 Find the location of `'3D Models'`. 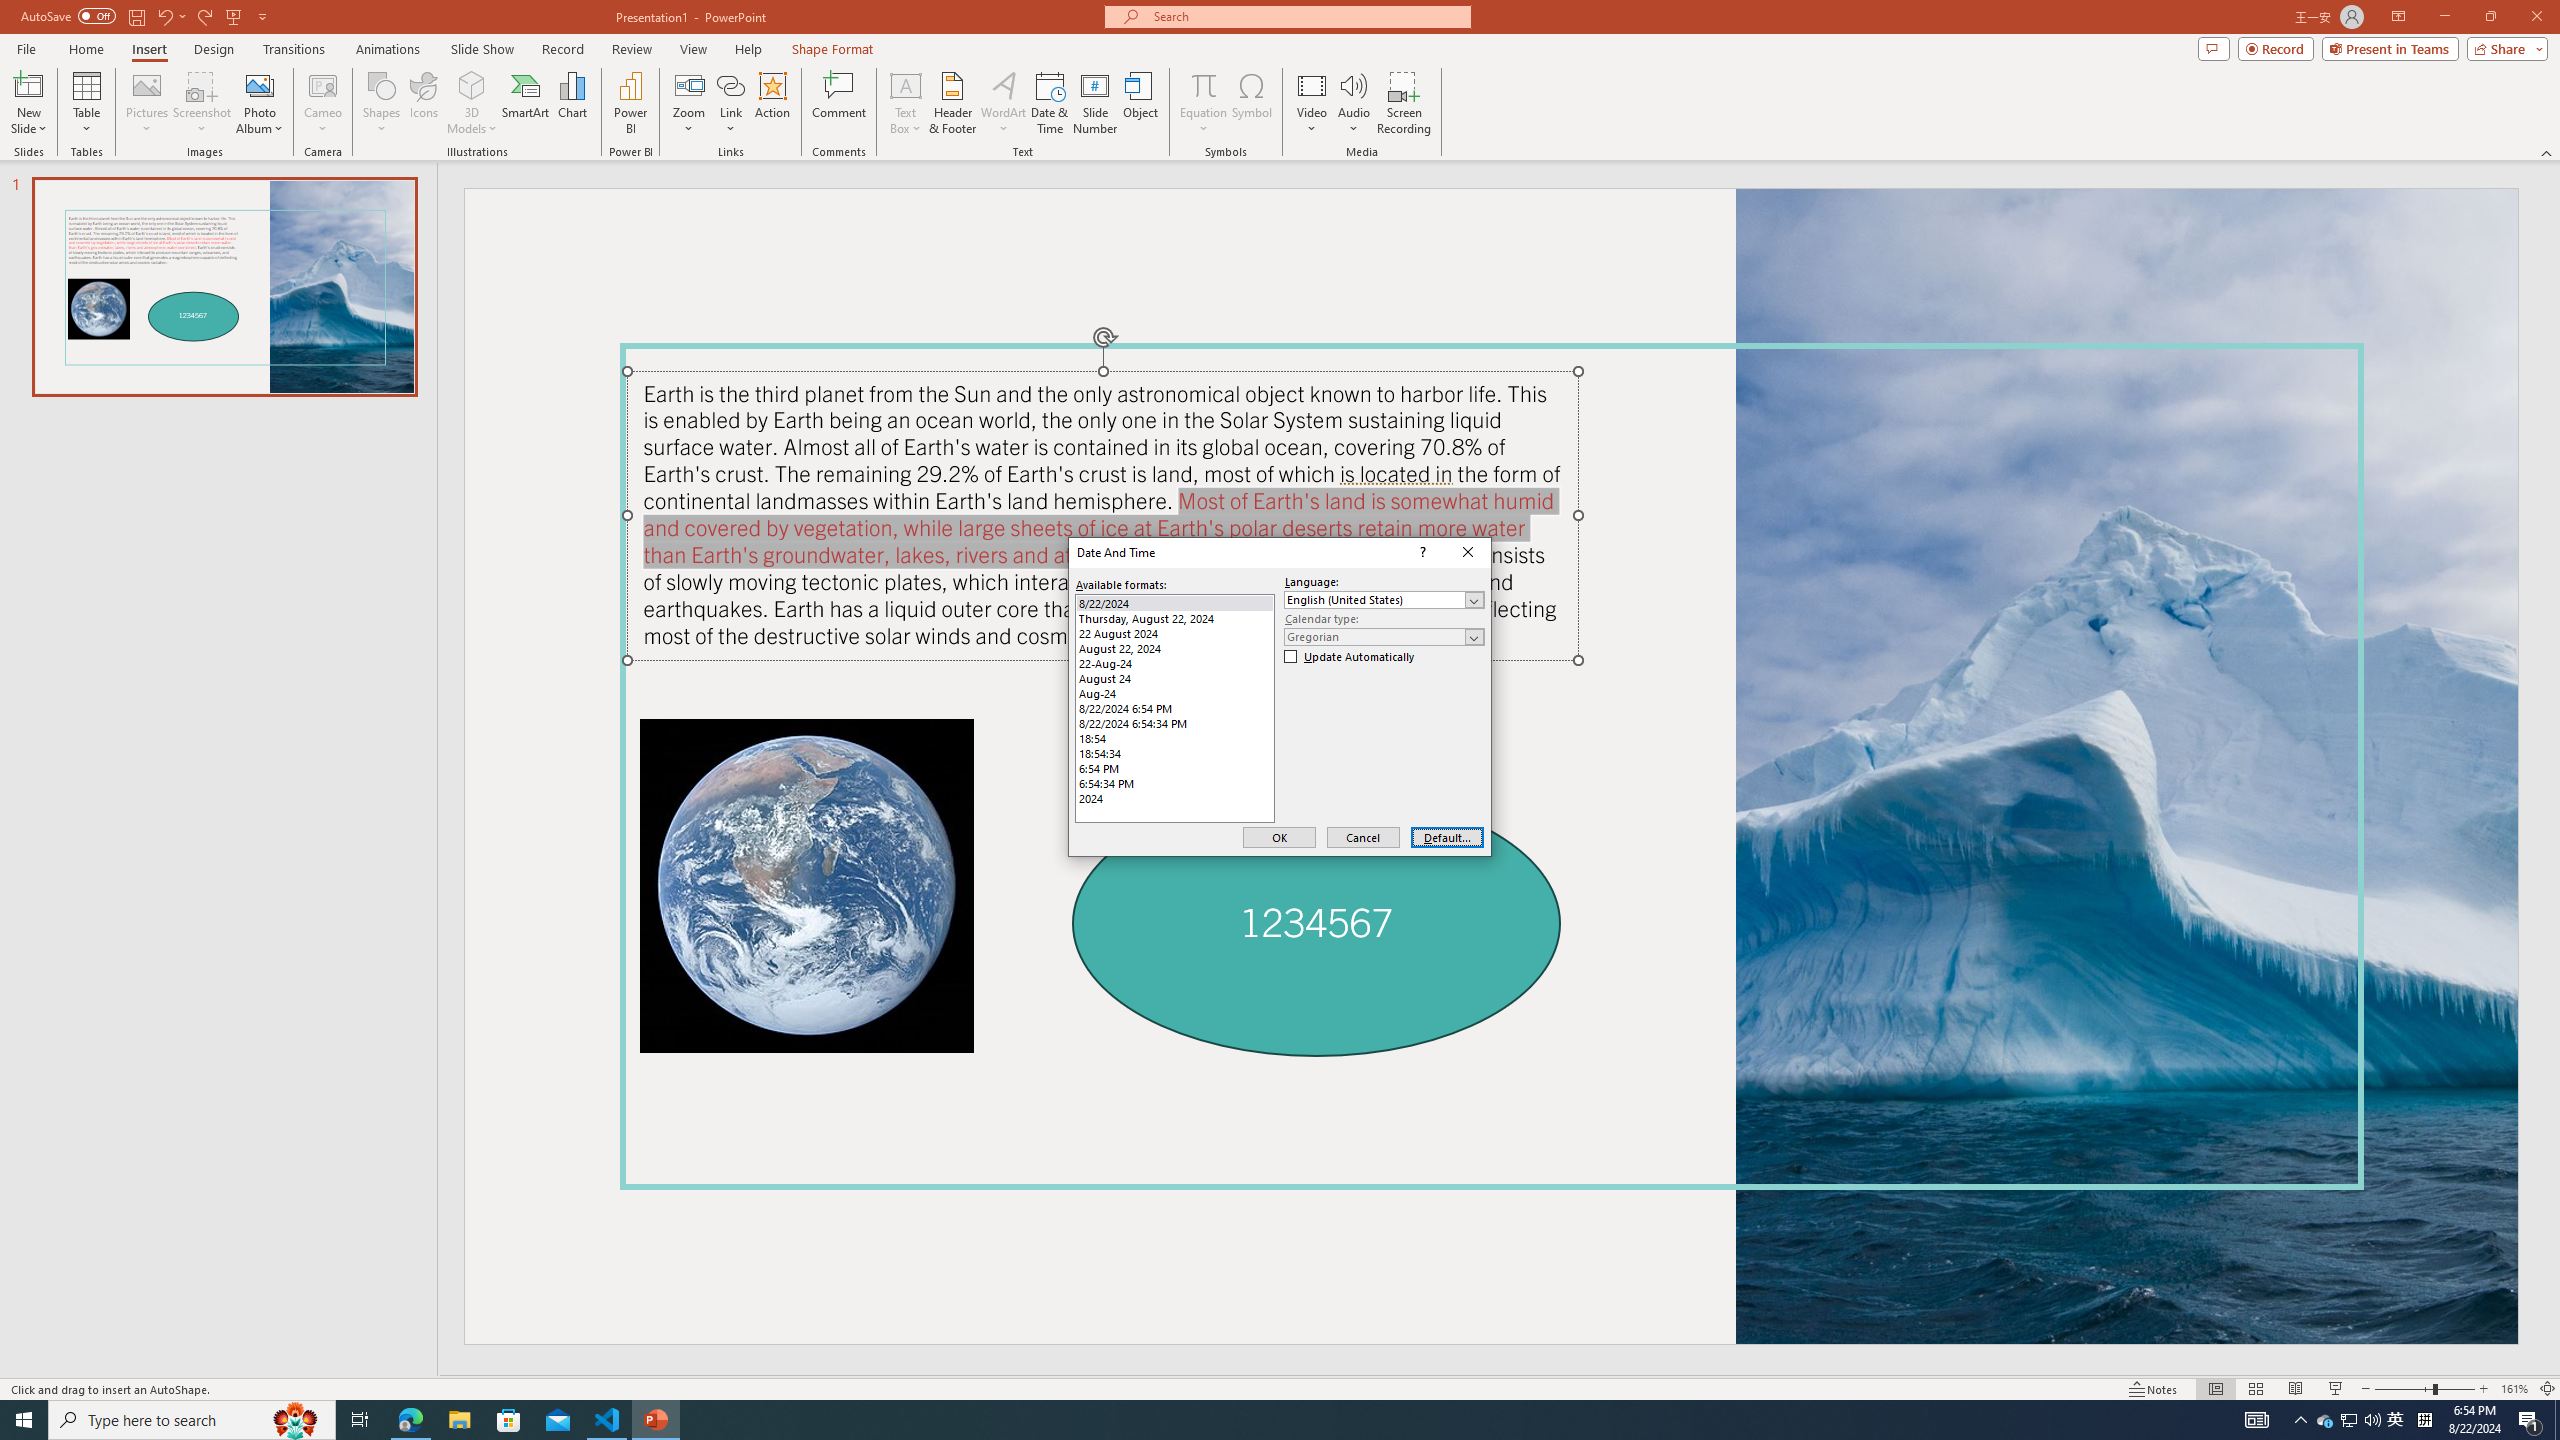

'3D Models' is located at coordinates (472, 84).